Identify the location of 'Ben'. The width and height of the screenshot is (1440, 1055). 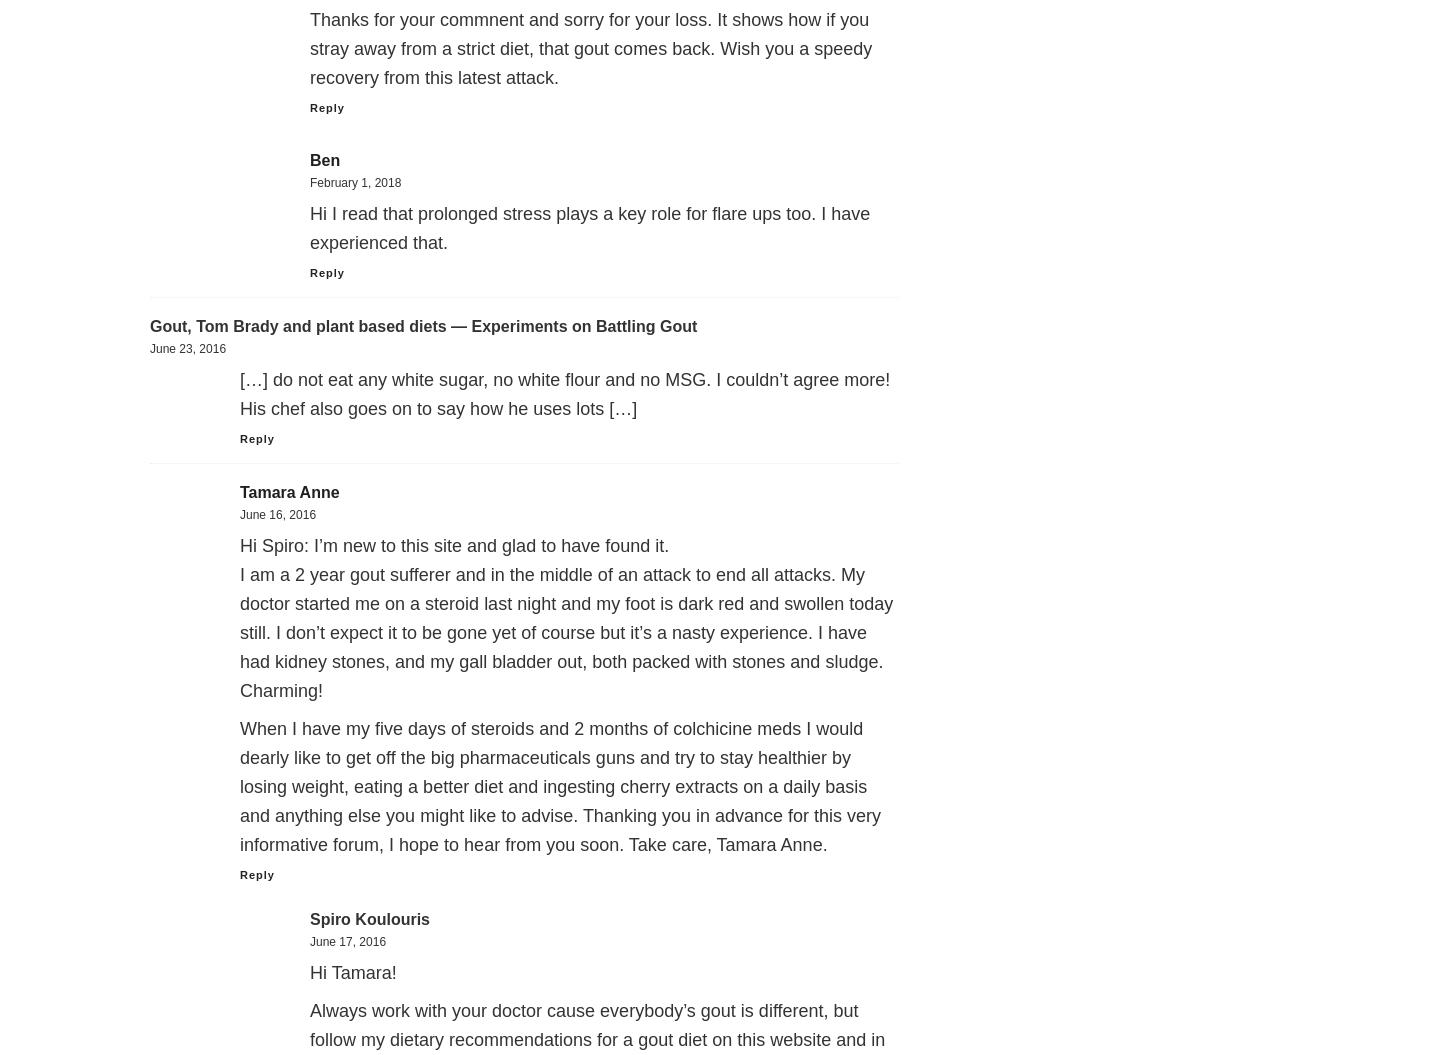
(325, 160).